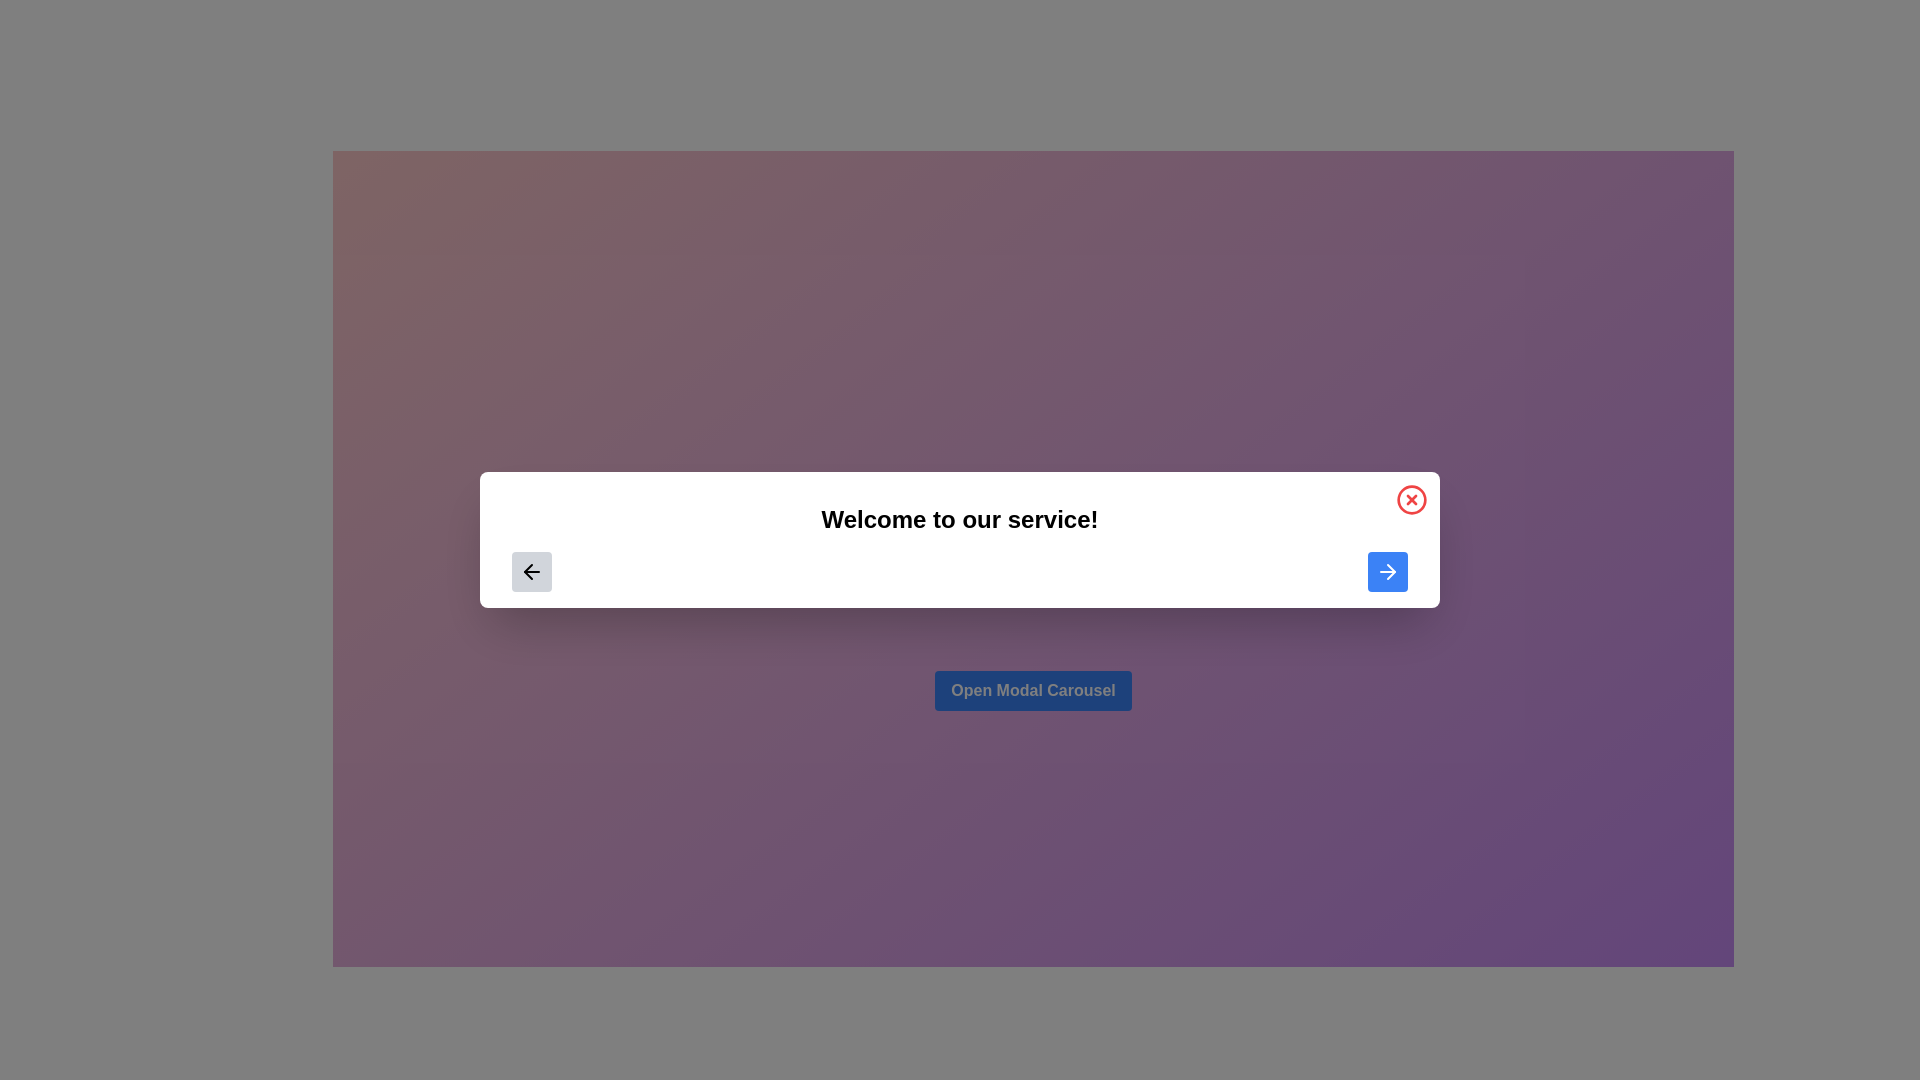 This screenshot has height=1080, width=1920. Describe the element at coordinates (1386, 571) in the screenshot. I see `the navigation button located within the modal dialog box, positioned on the right side at the bottom` at that location.